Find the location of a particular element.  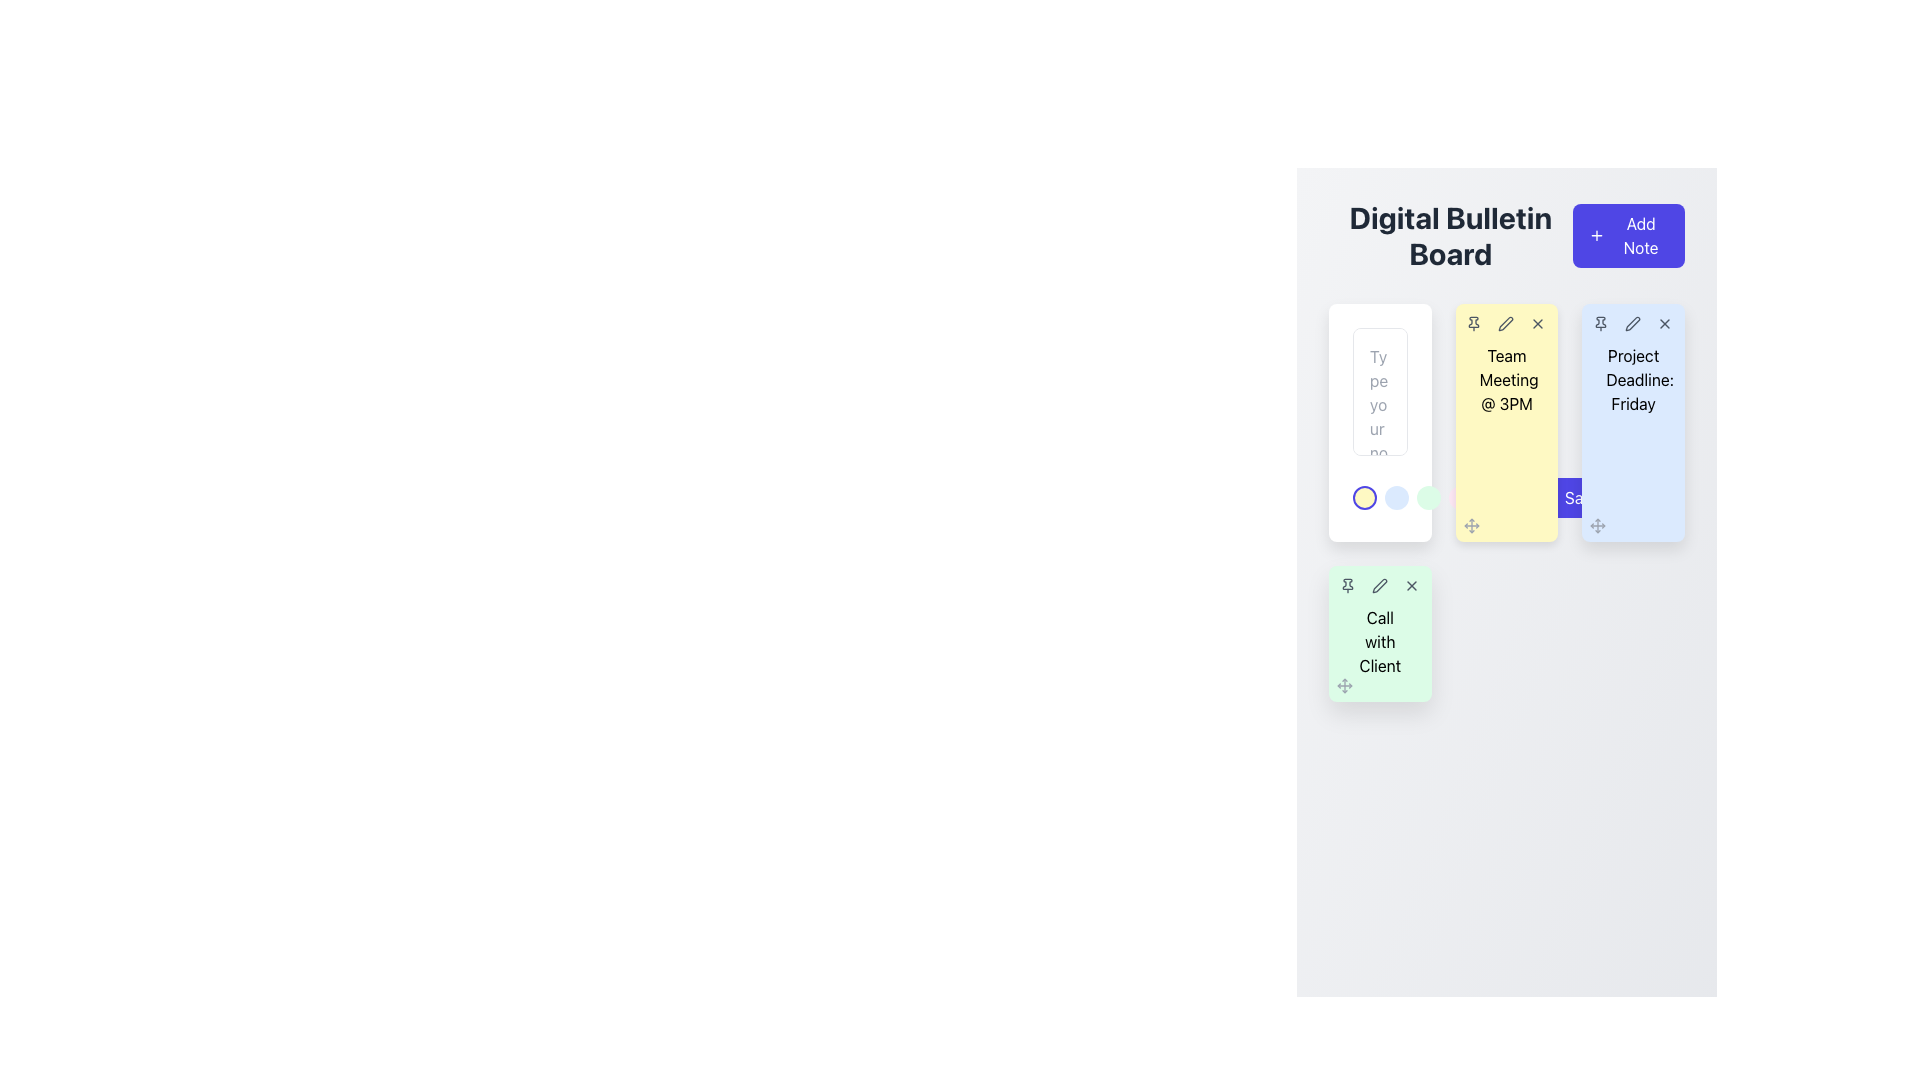

the 'X'-shaped gray icon located in the top-right corner of the blue note card labeled 'Project Deadline: Friday' is located at coordinates (1665, 323).